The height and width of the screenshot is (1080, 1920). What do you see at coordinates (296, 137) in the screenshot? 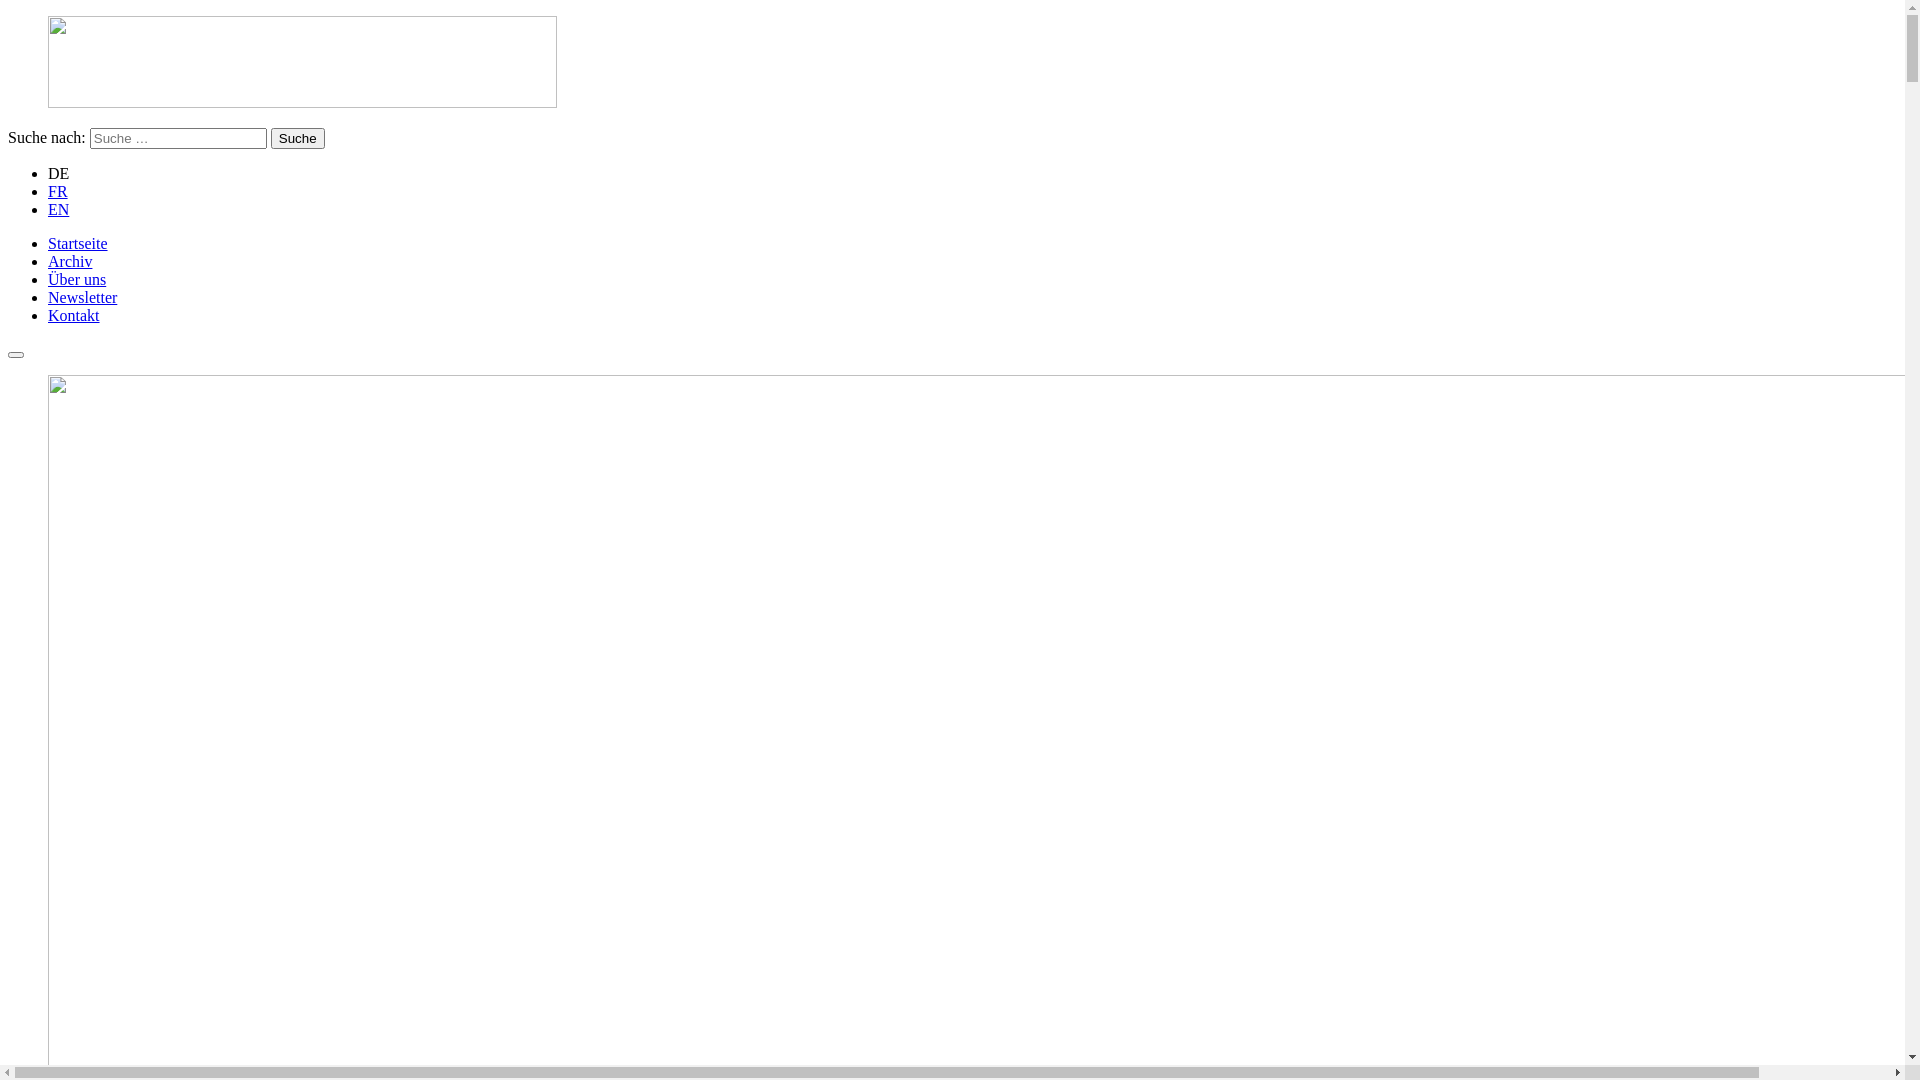
I see `'Suche'` at bounding box center [296, 137].